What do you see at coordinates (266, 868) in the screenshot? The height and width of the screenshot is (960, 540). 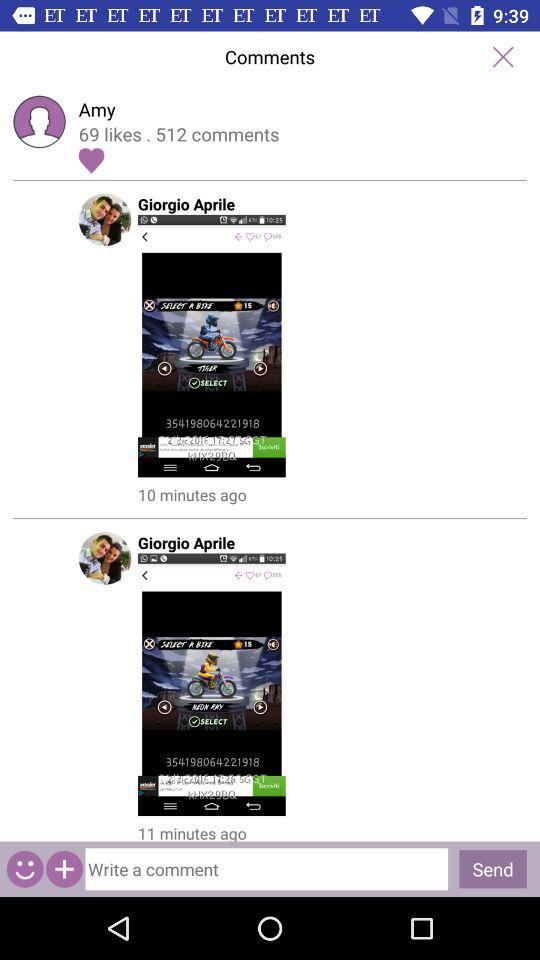 I see `write a comment` at bounding box center [266, 868].